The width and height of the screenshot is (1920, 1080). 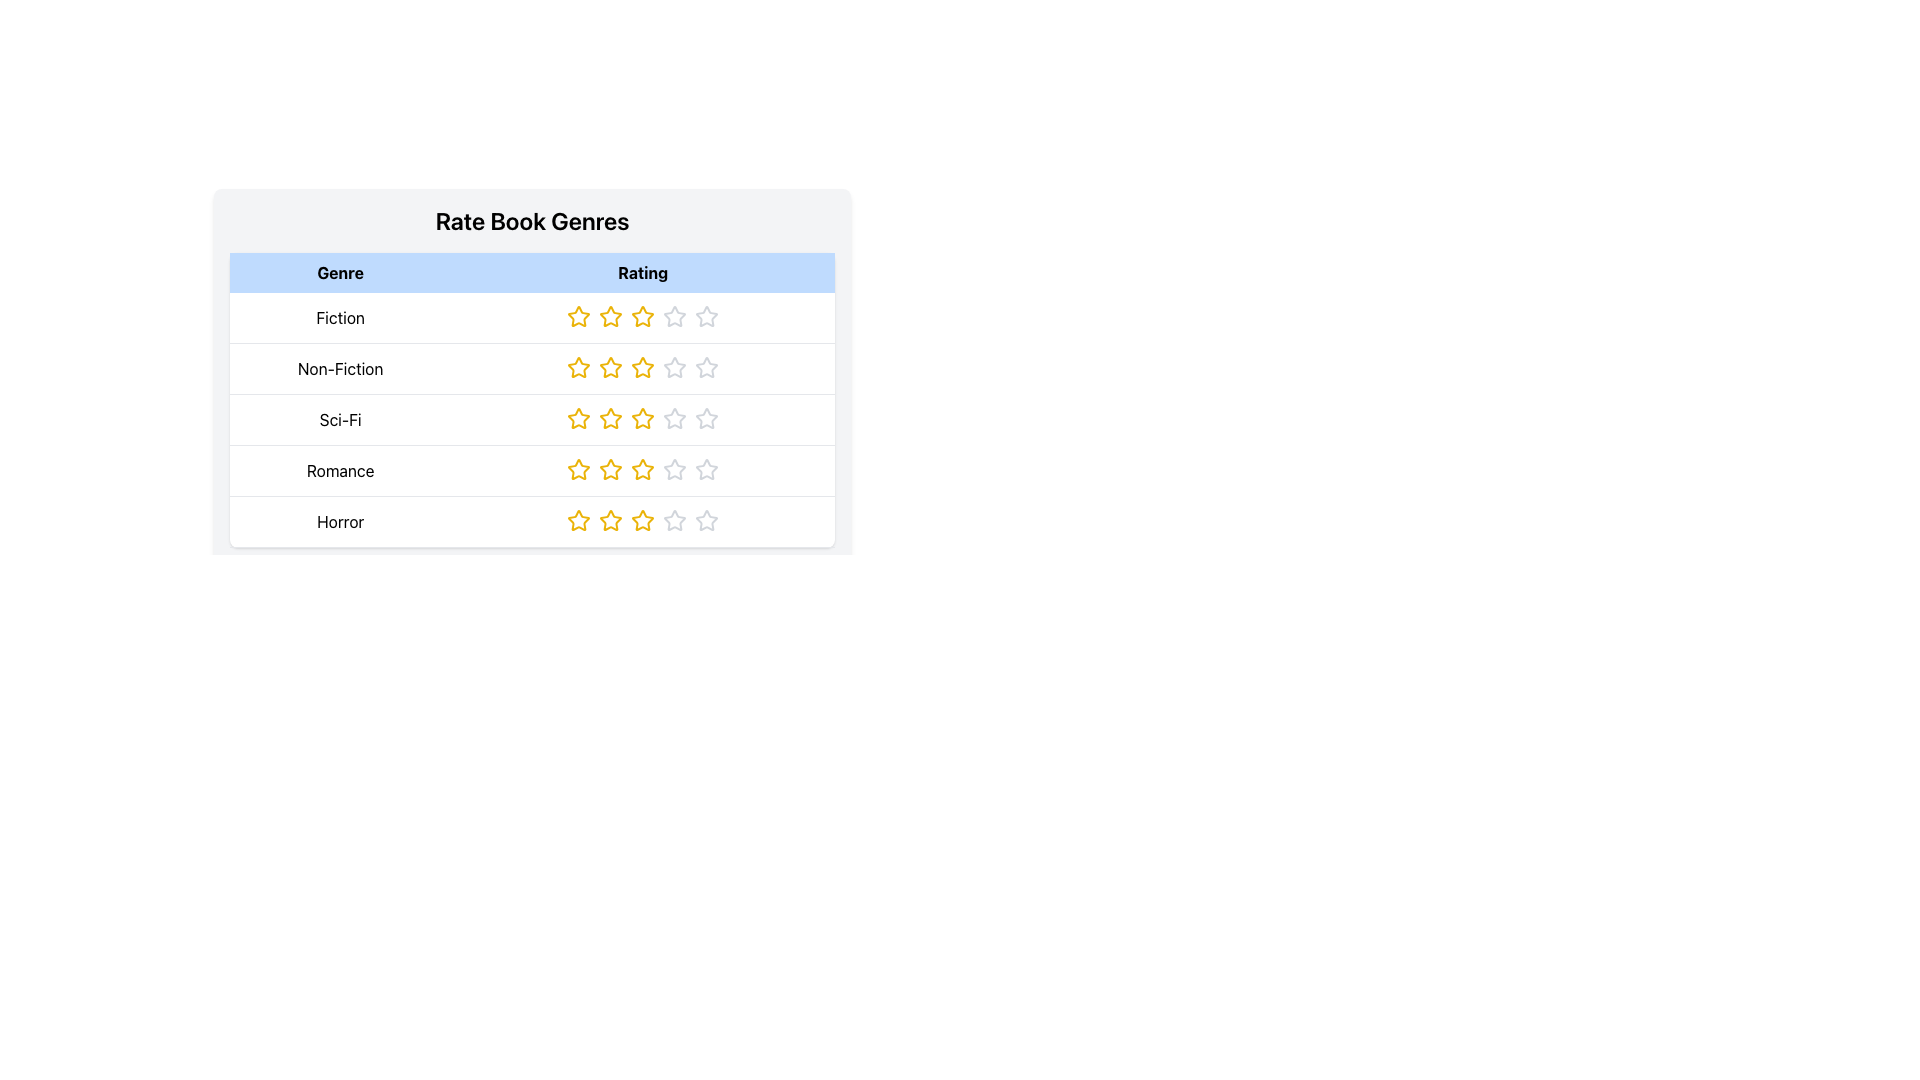 I want to click on the third star in the 'Sci-Fi' rating control, so click(x=643, y=418).